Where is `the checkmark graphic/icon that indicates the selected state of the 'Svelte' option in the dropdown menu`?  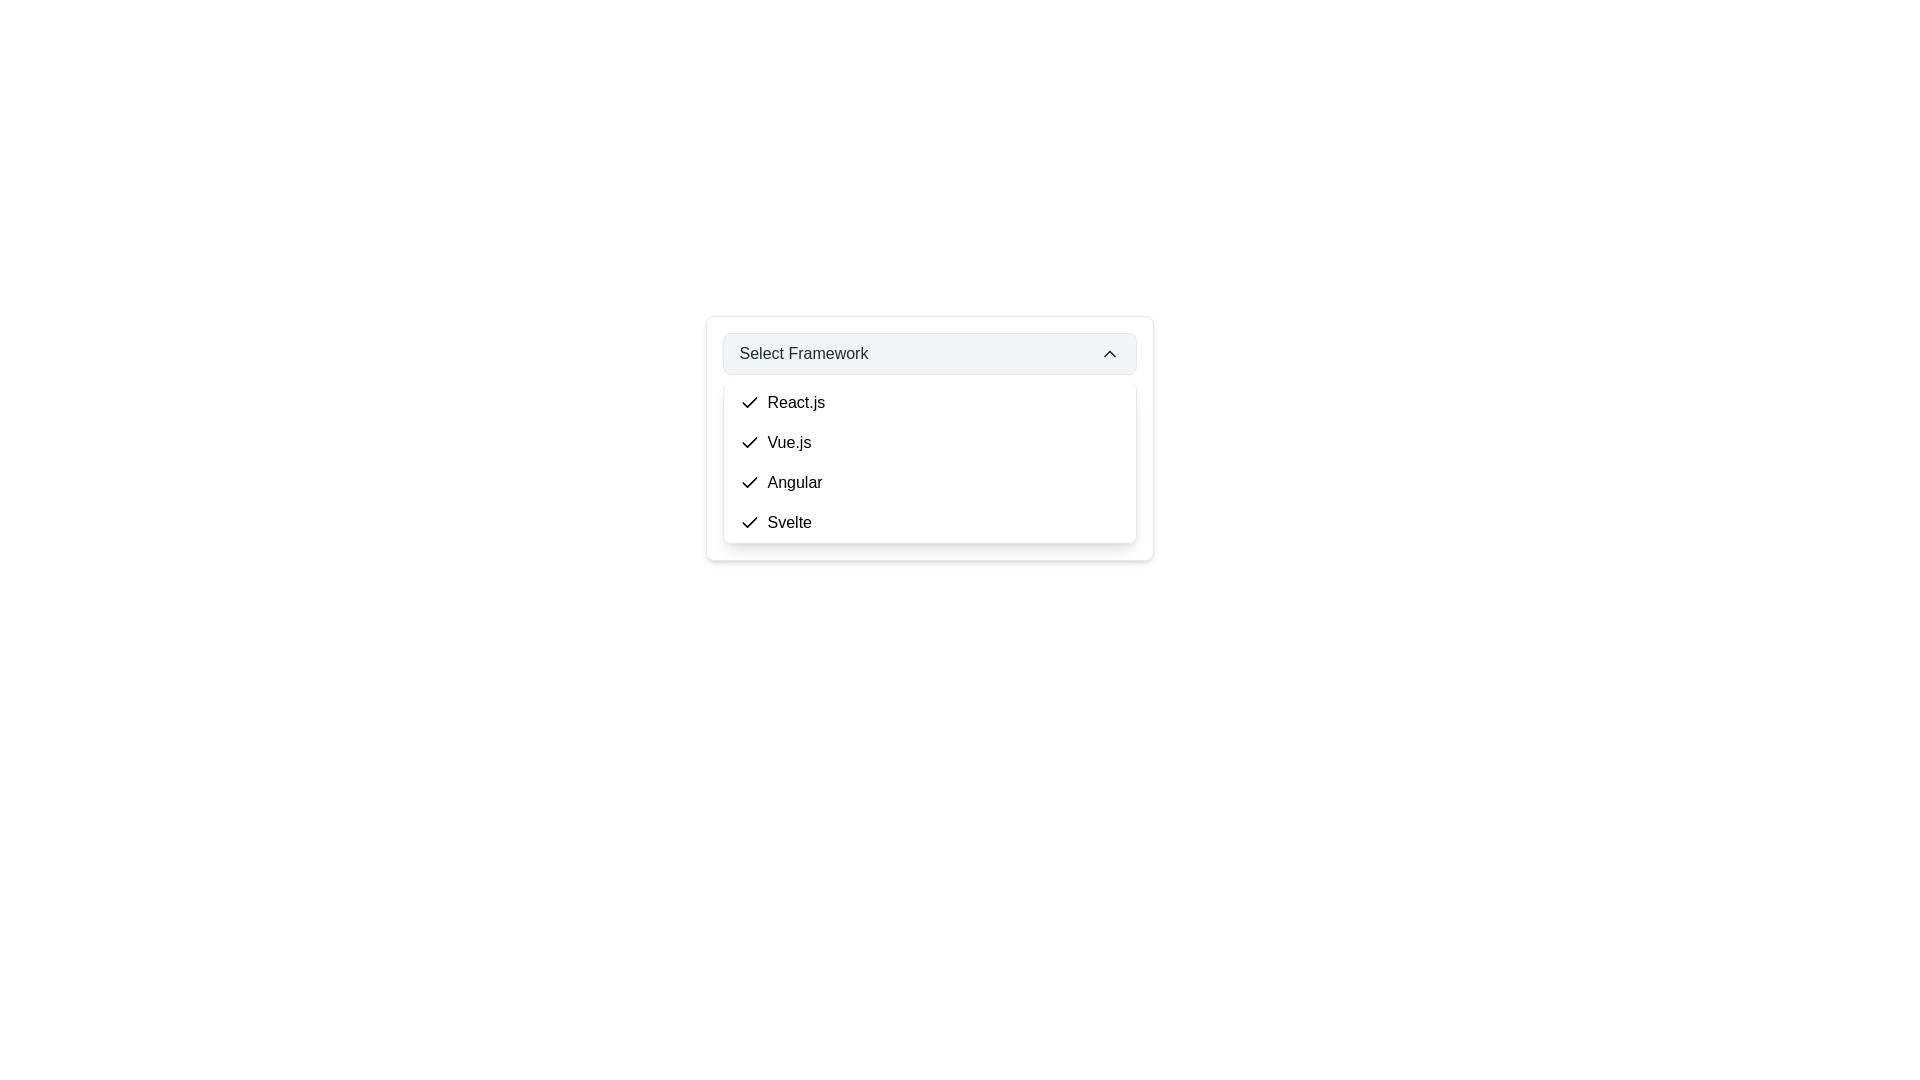 the checkmark graphic/icon that indicates the selected state of the 'Svelte' option in the dropdown menu is located at coordinates (748, 522).